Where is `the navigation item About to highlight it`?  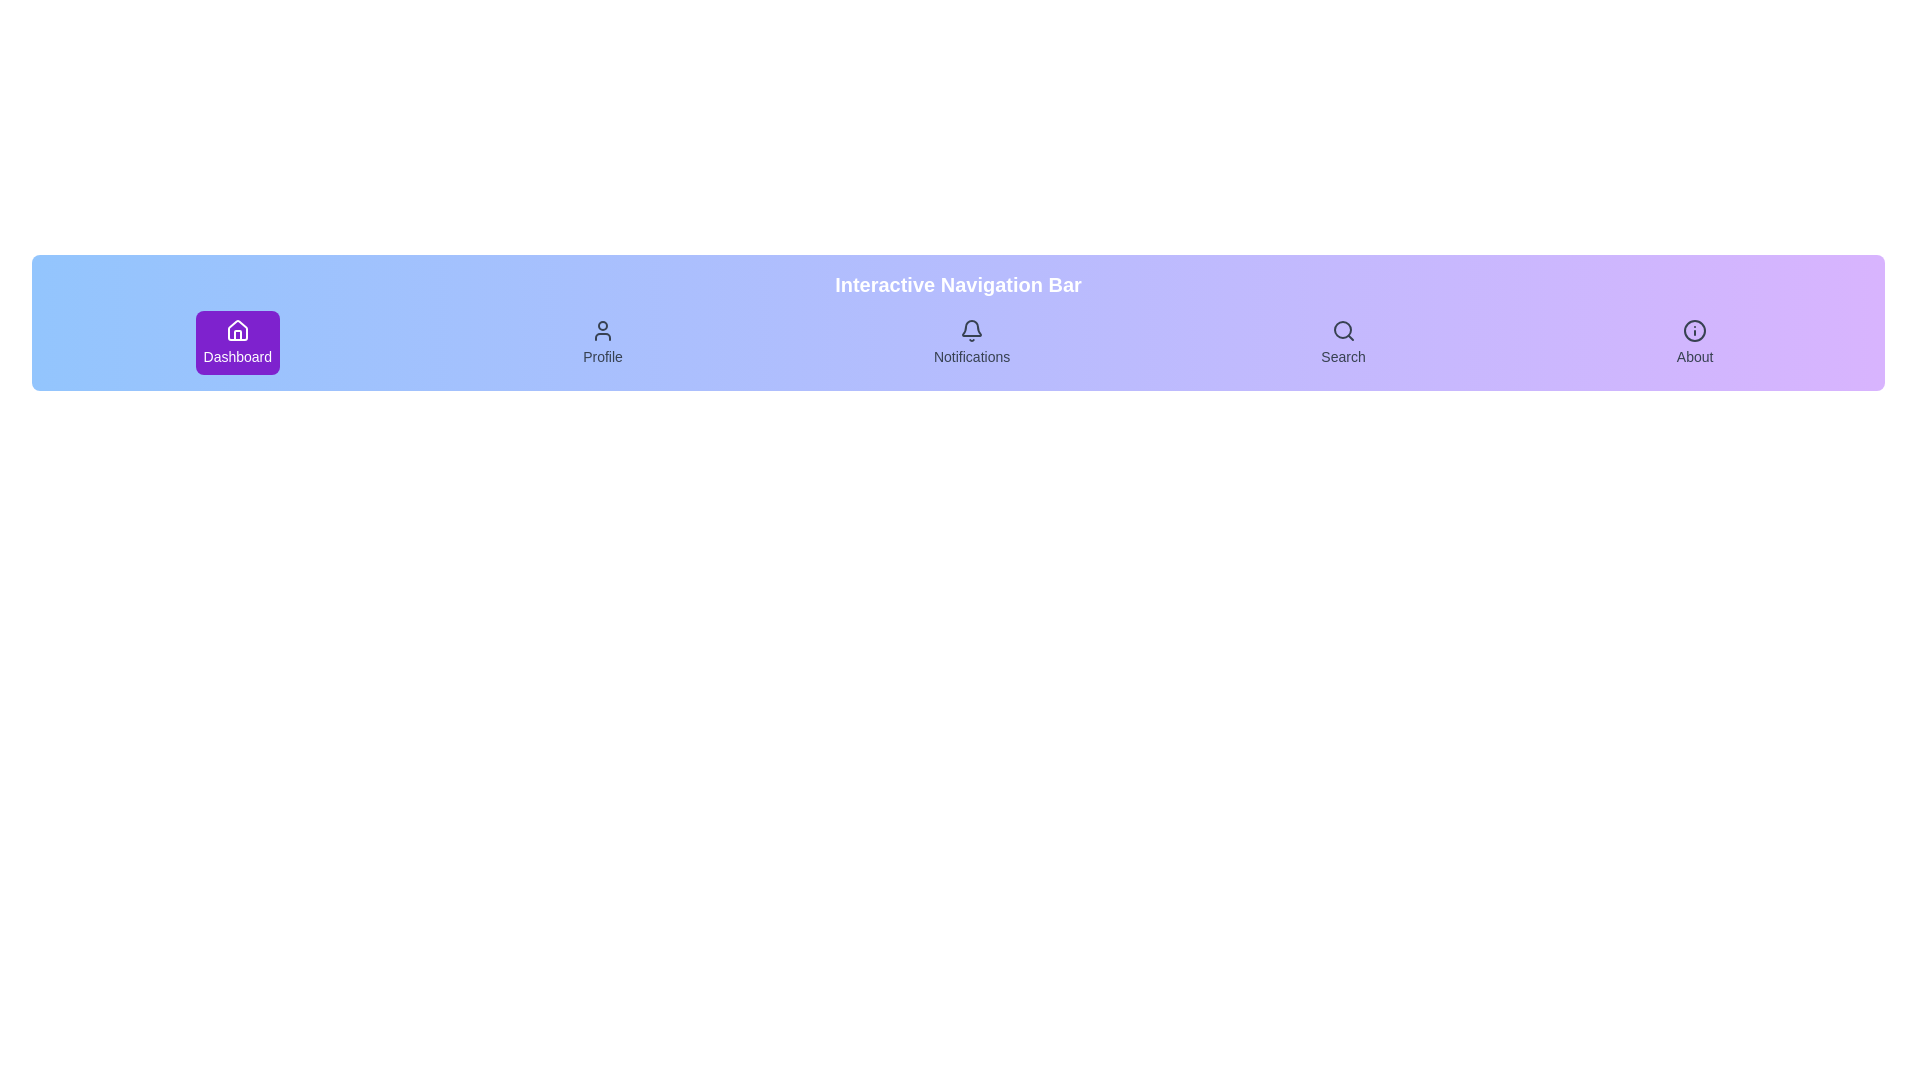
the navigation item About to highlight it is located at coordinates (1694, 342).